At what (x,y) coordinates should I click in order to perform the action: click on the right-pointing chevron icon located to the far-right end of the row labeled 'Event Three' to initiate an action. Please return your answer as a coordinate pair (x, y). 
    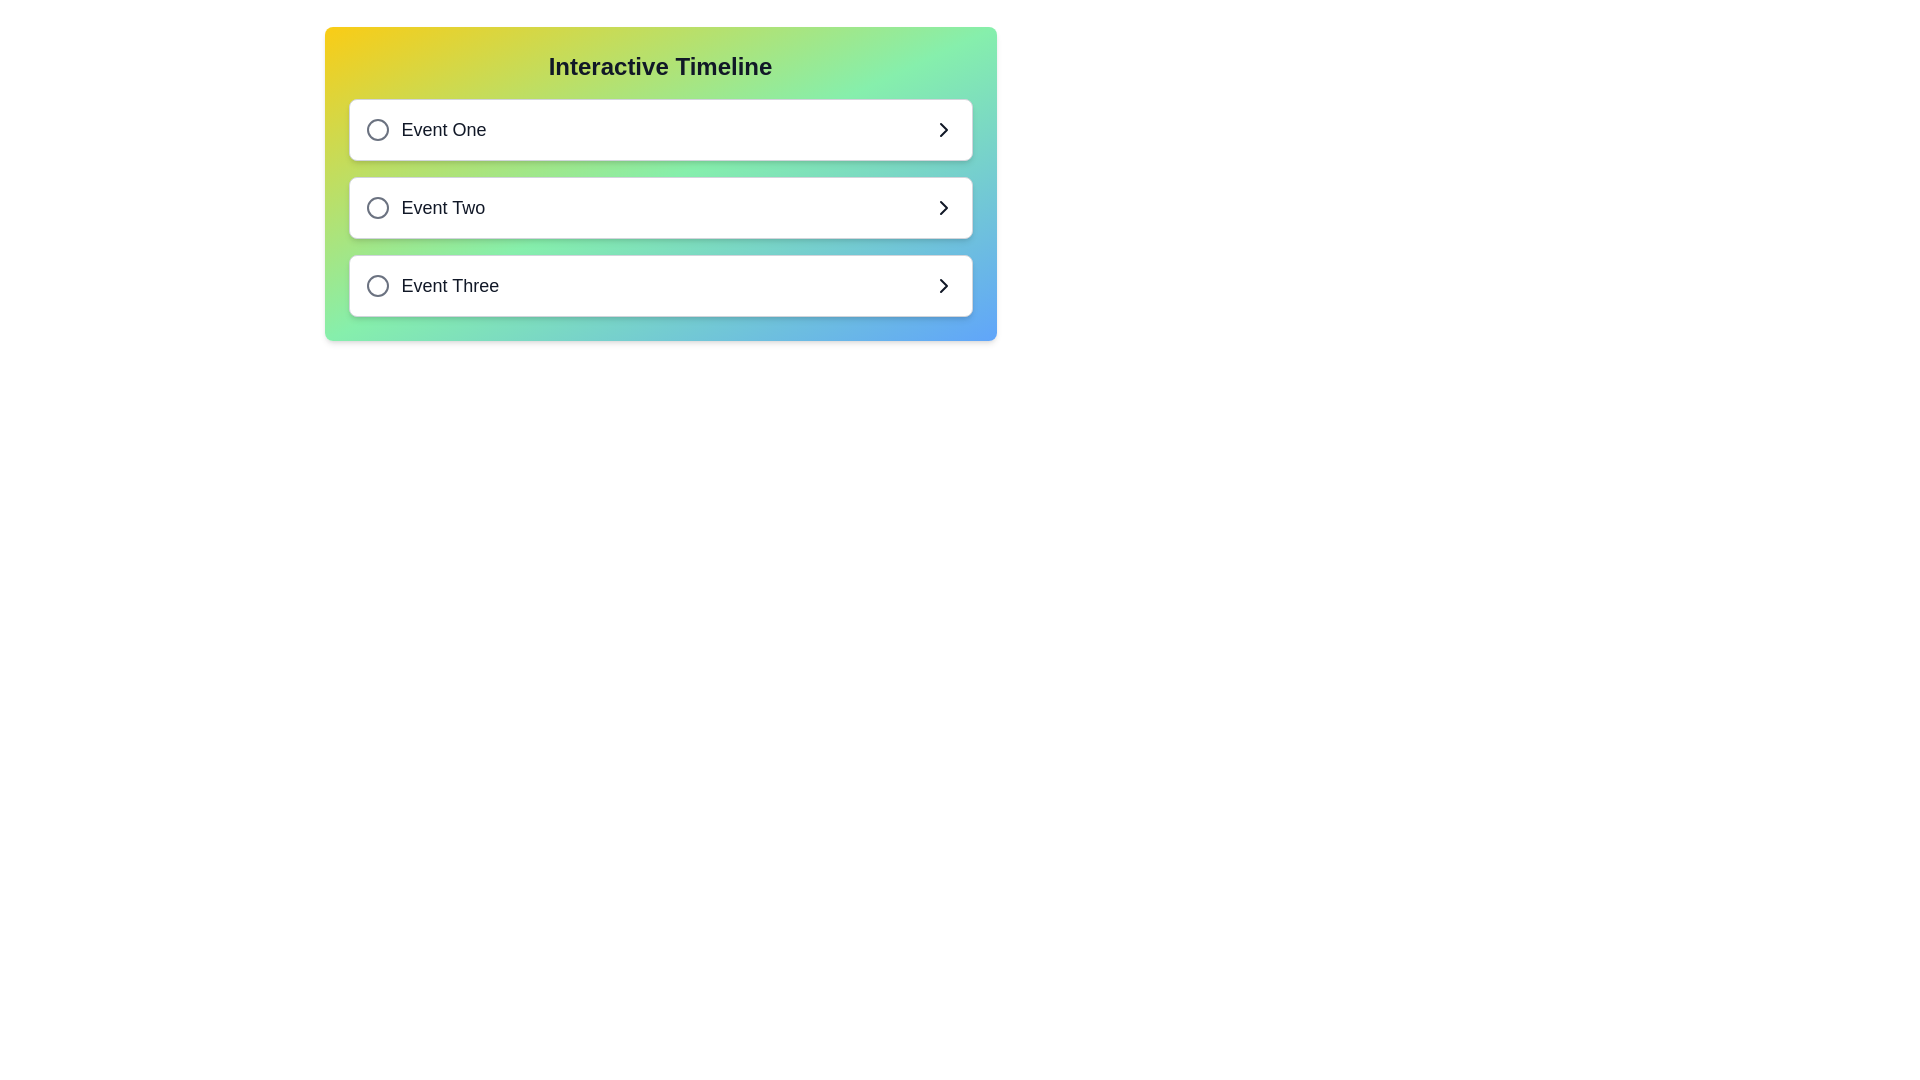
    Looking at the image, I should click on (942, 285).